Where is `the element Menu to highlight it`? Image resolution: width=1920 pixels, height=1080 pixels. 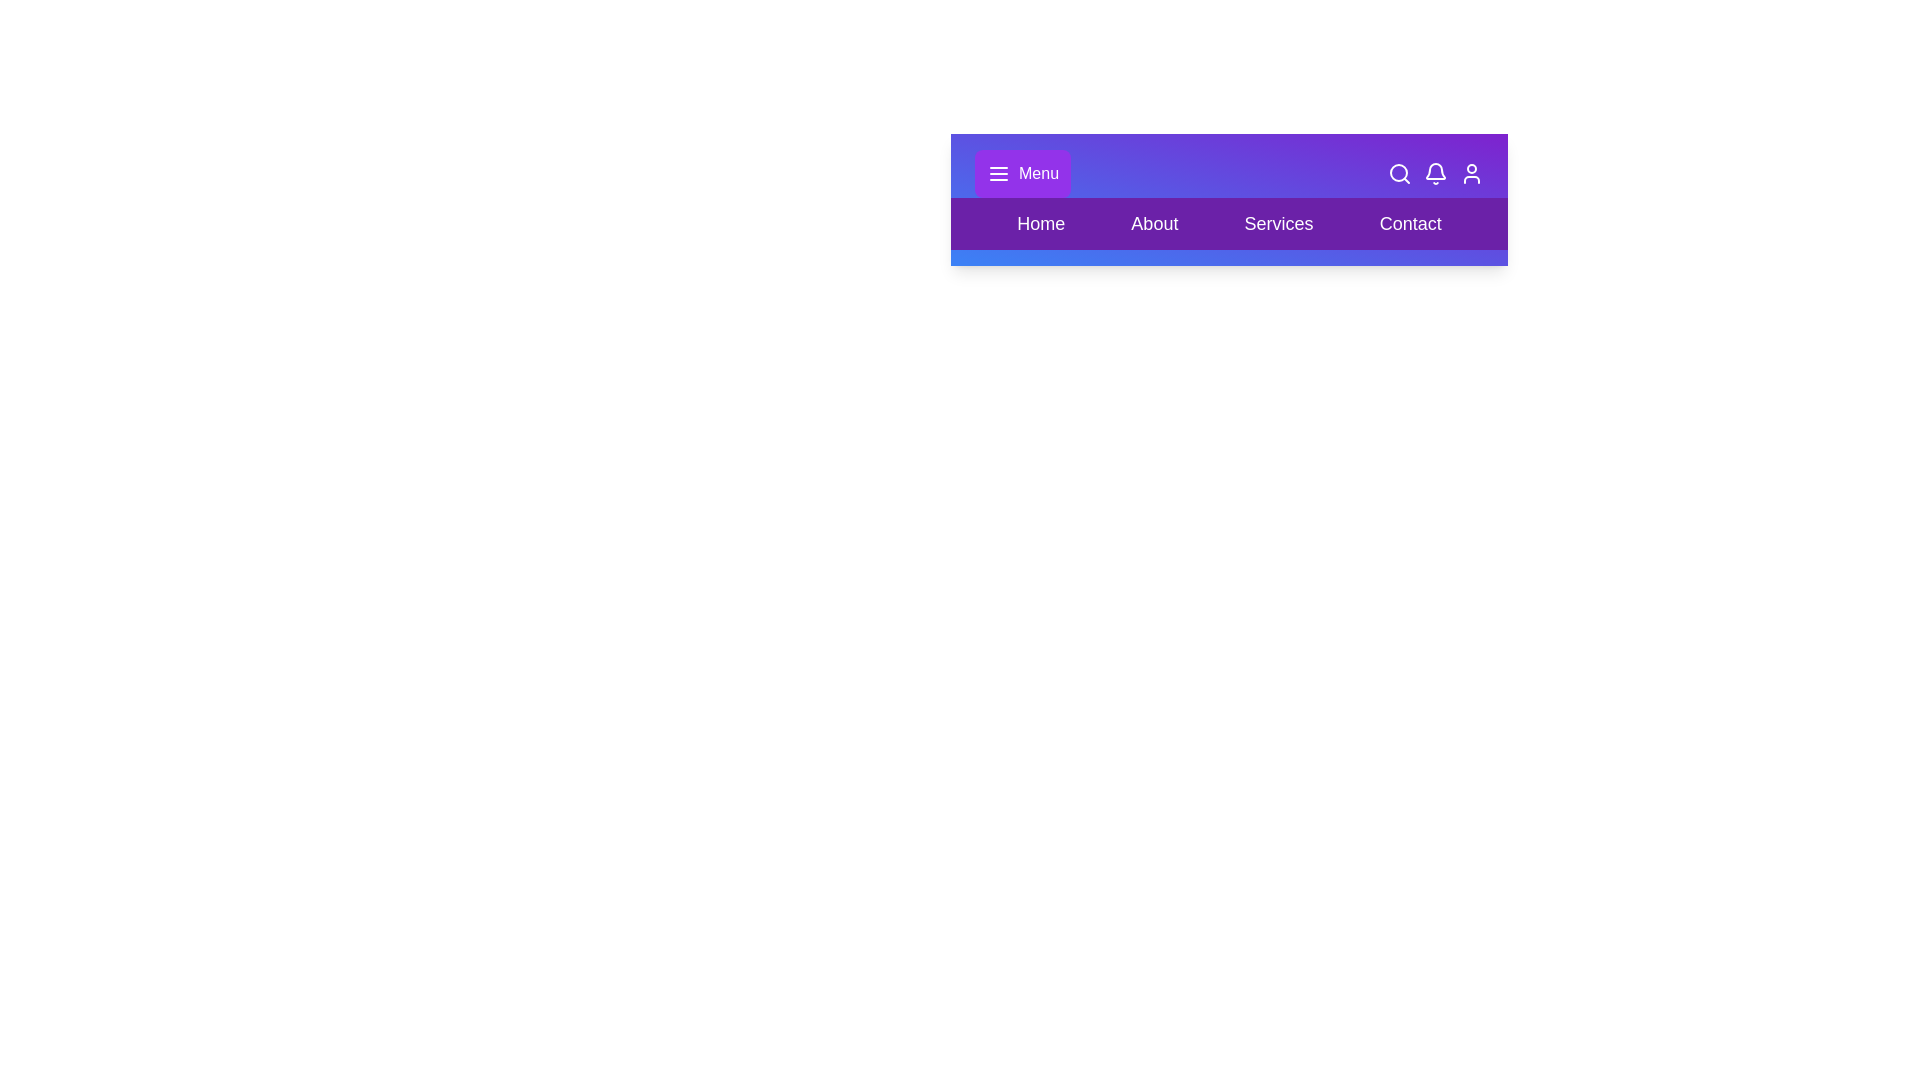 the element Menu to highlight it is located at coordinates (1022, 172).